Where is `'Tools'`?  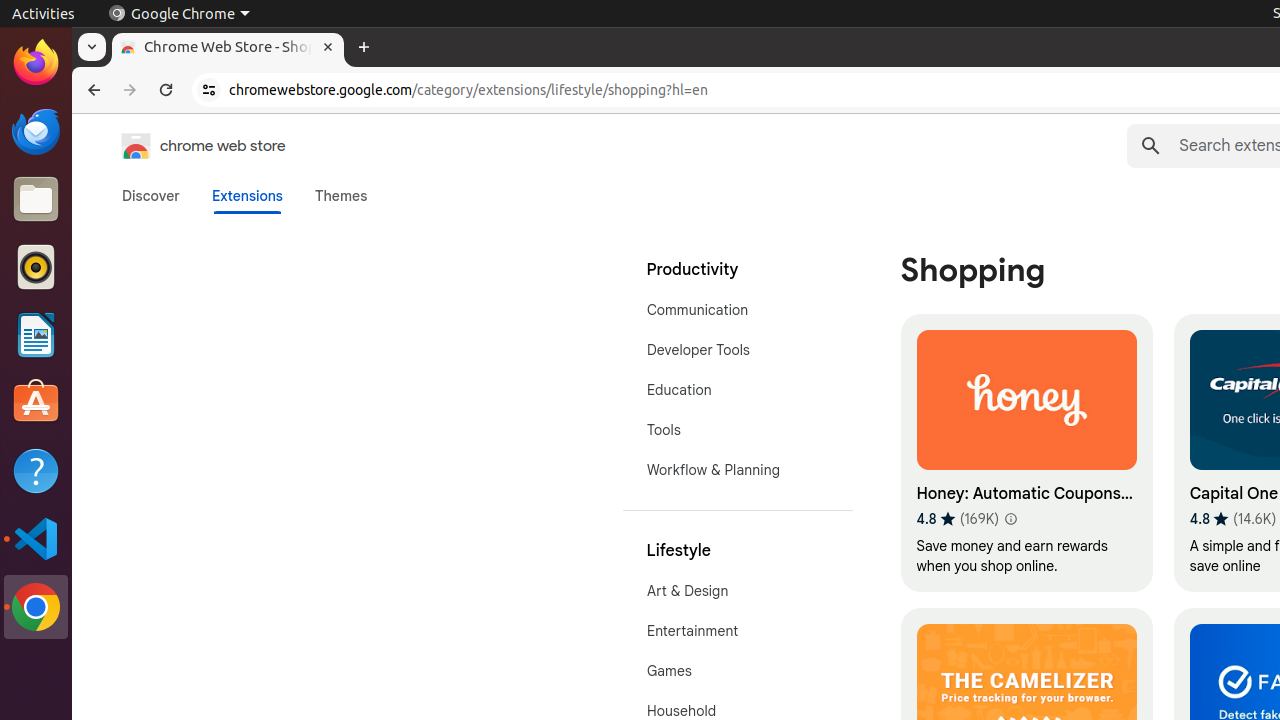
'Tools' is located at coordinates (736, 428).